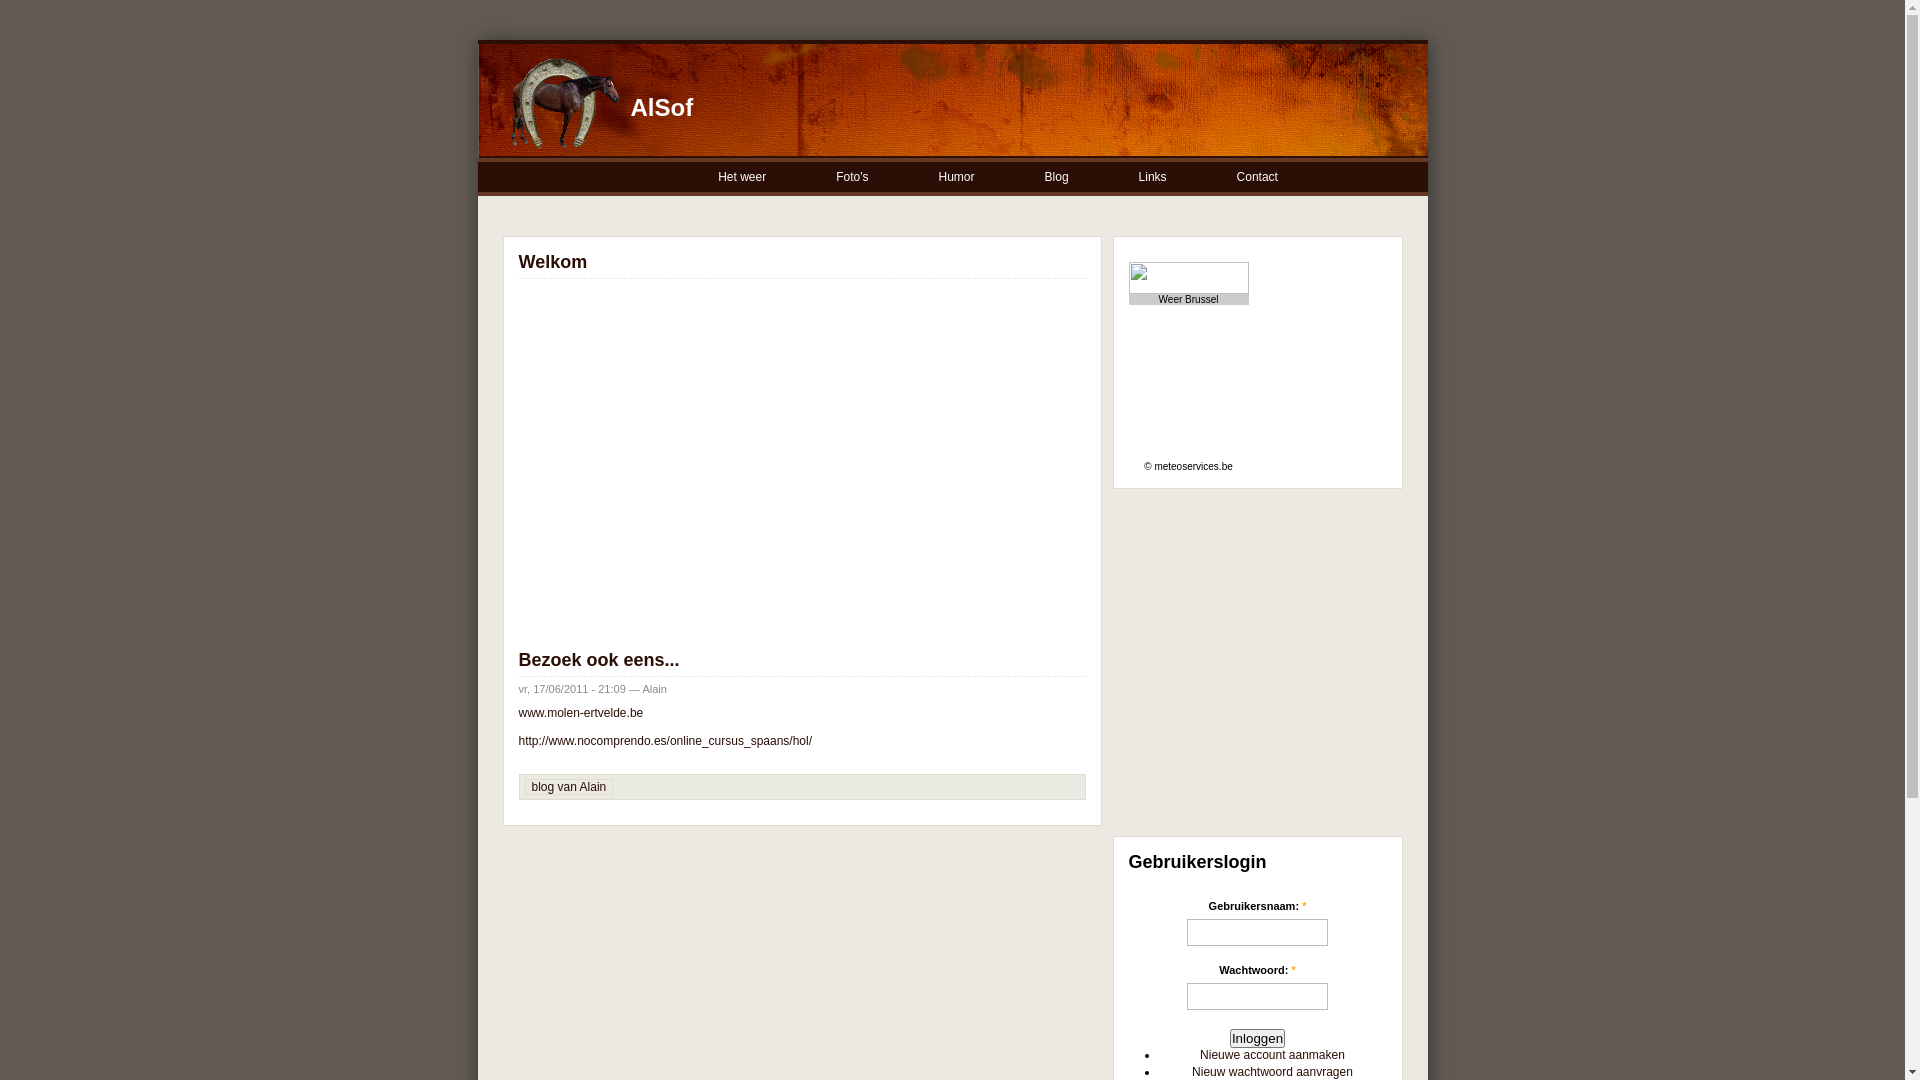  What do you see at coordinates (661, 107) in the screenshot?
I see `'AlSof'` at bounding box center [661, 107].